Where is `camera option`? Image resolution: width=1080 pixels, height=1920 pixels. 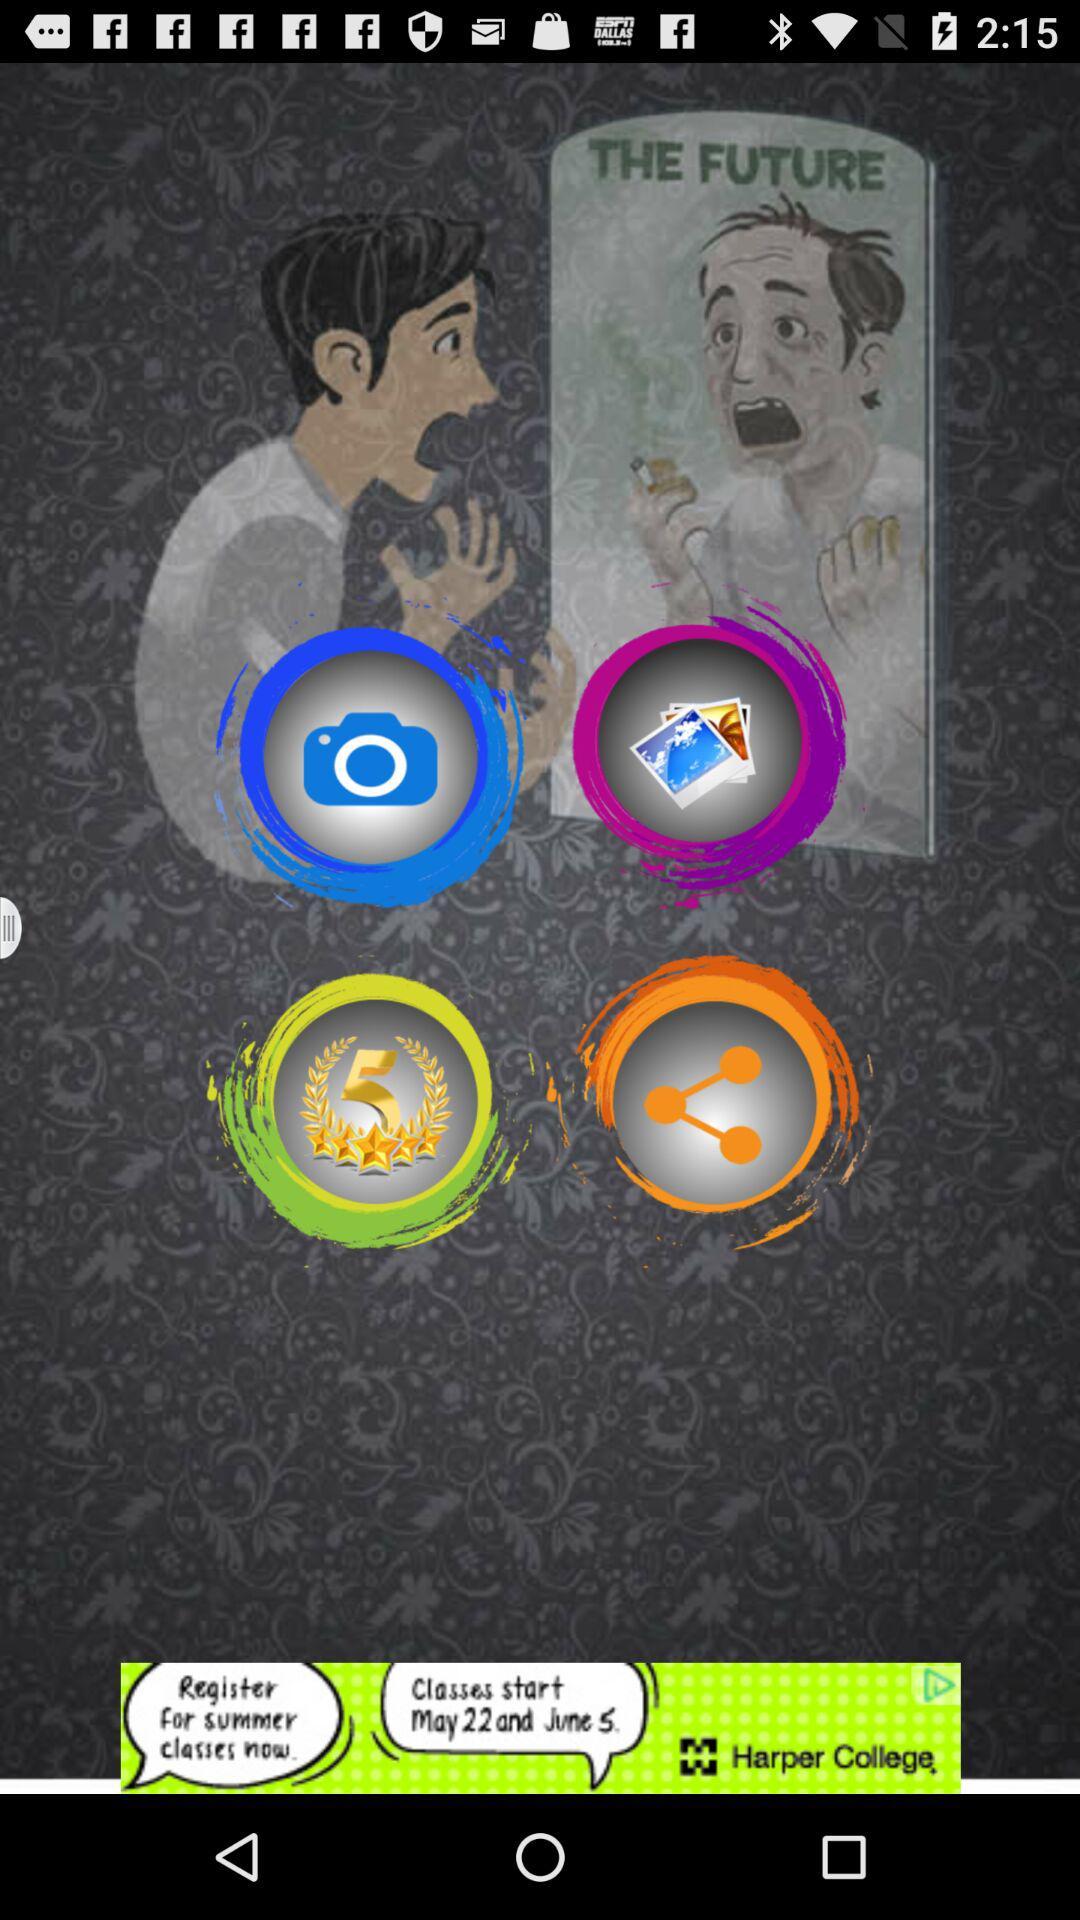 camera option is located at coordinates (370, 744).